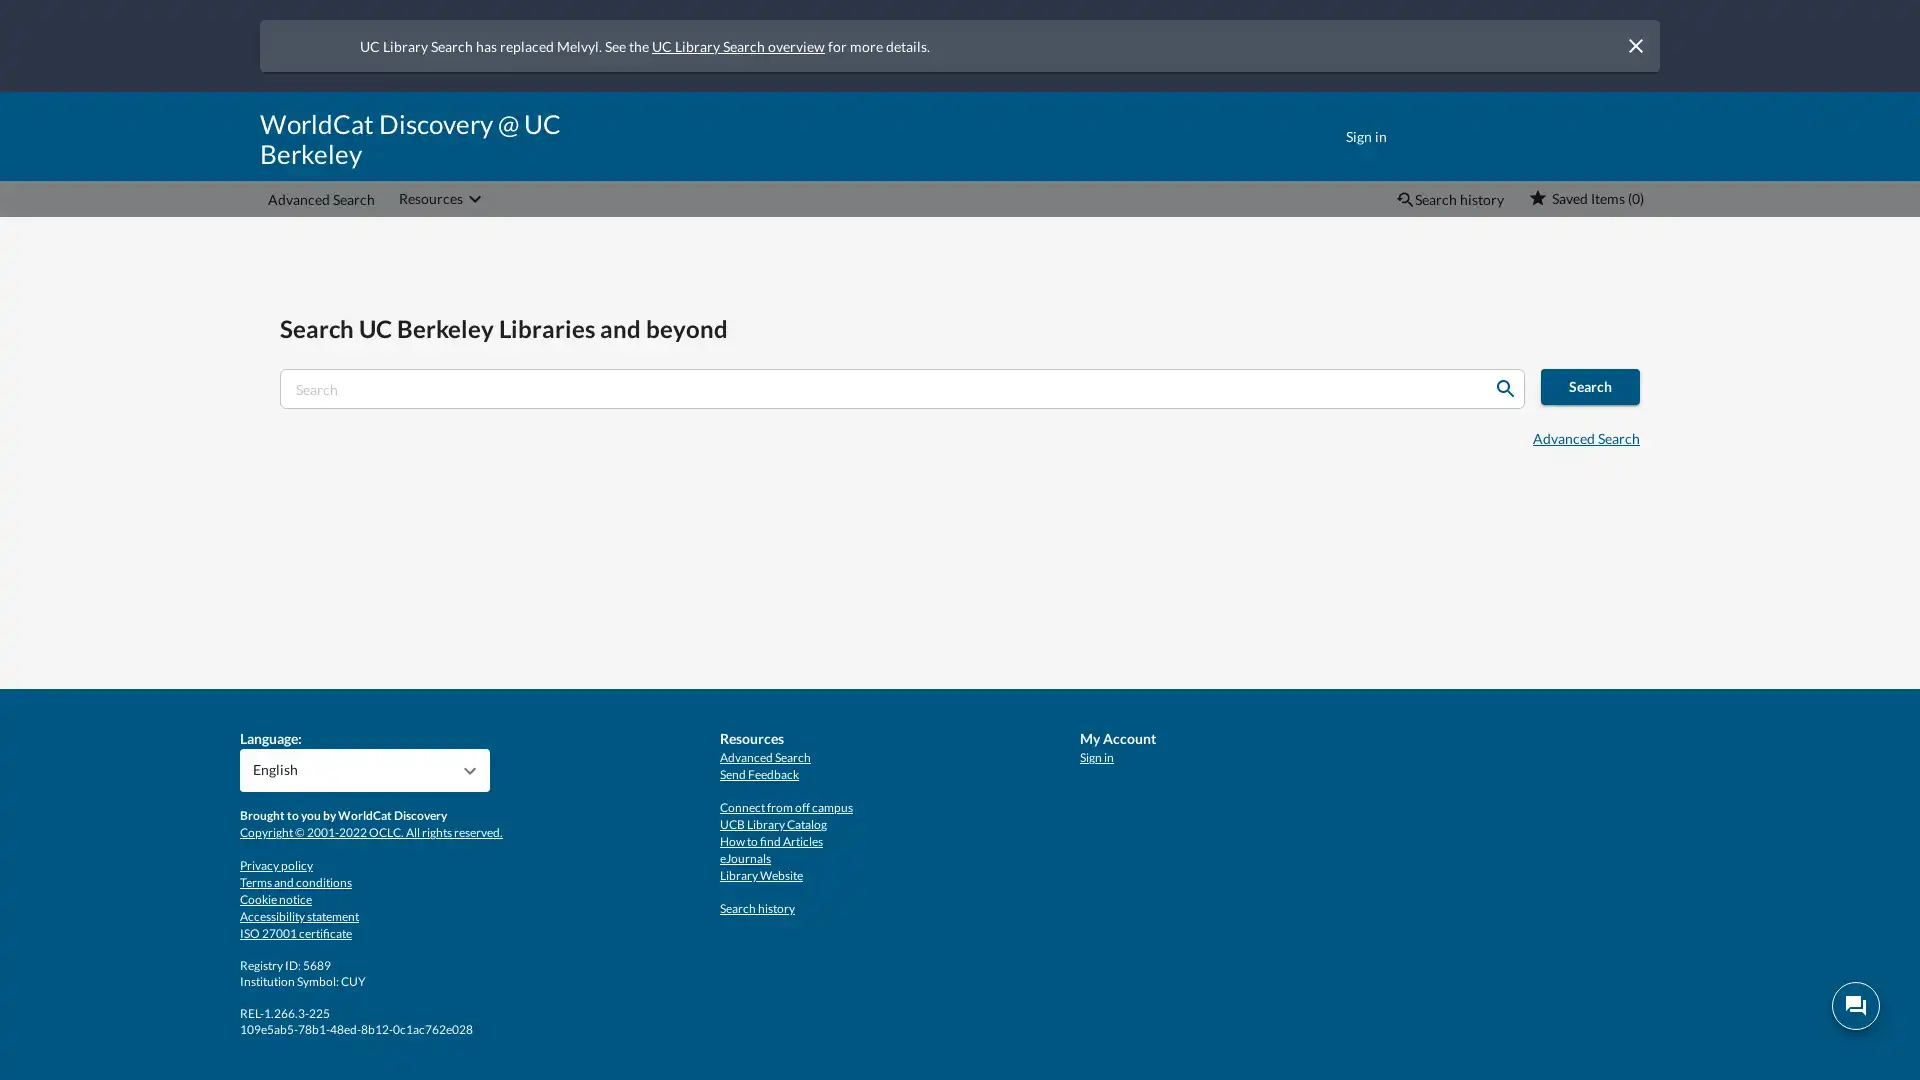  What do you see at coordinates (441, 199) in the screenshot?
I see `Resources` at bounding box center [441, 199].